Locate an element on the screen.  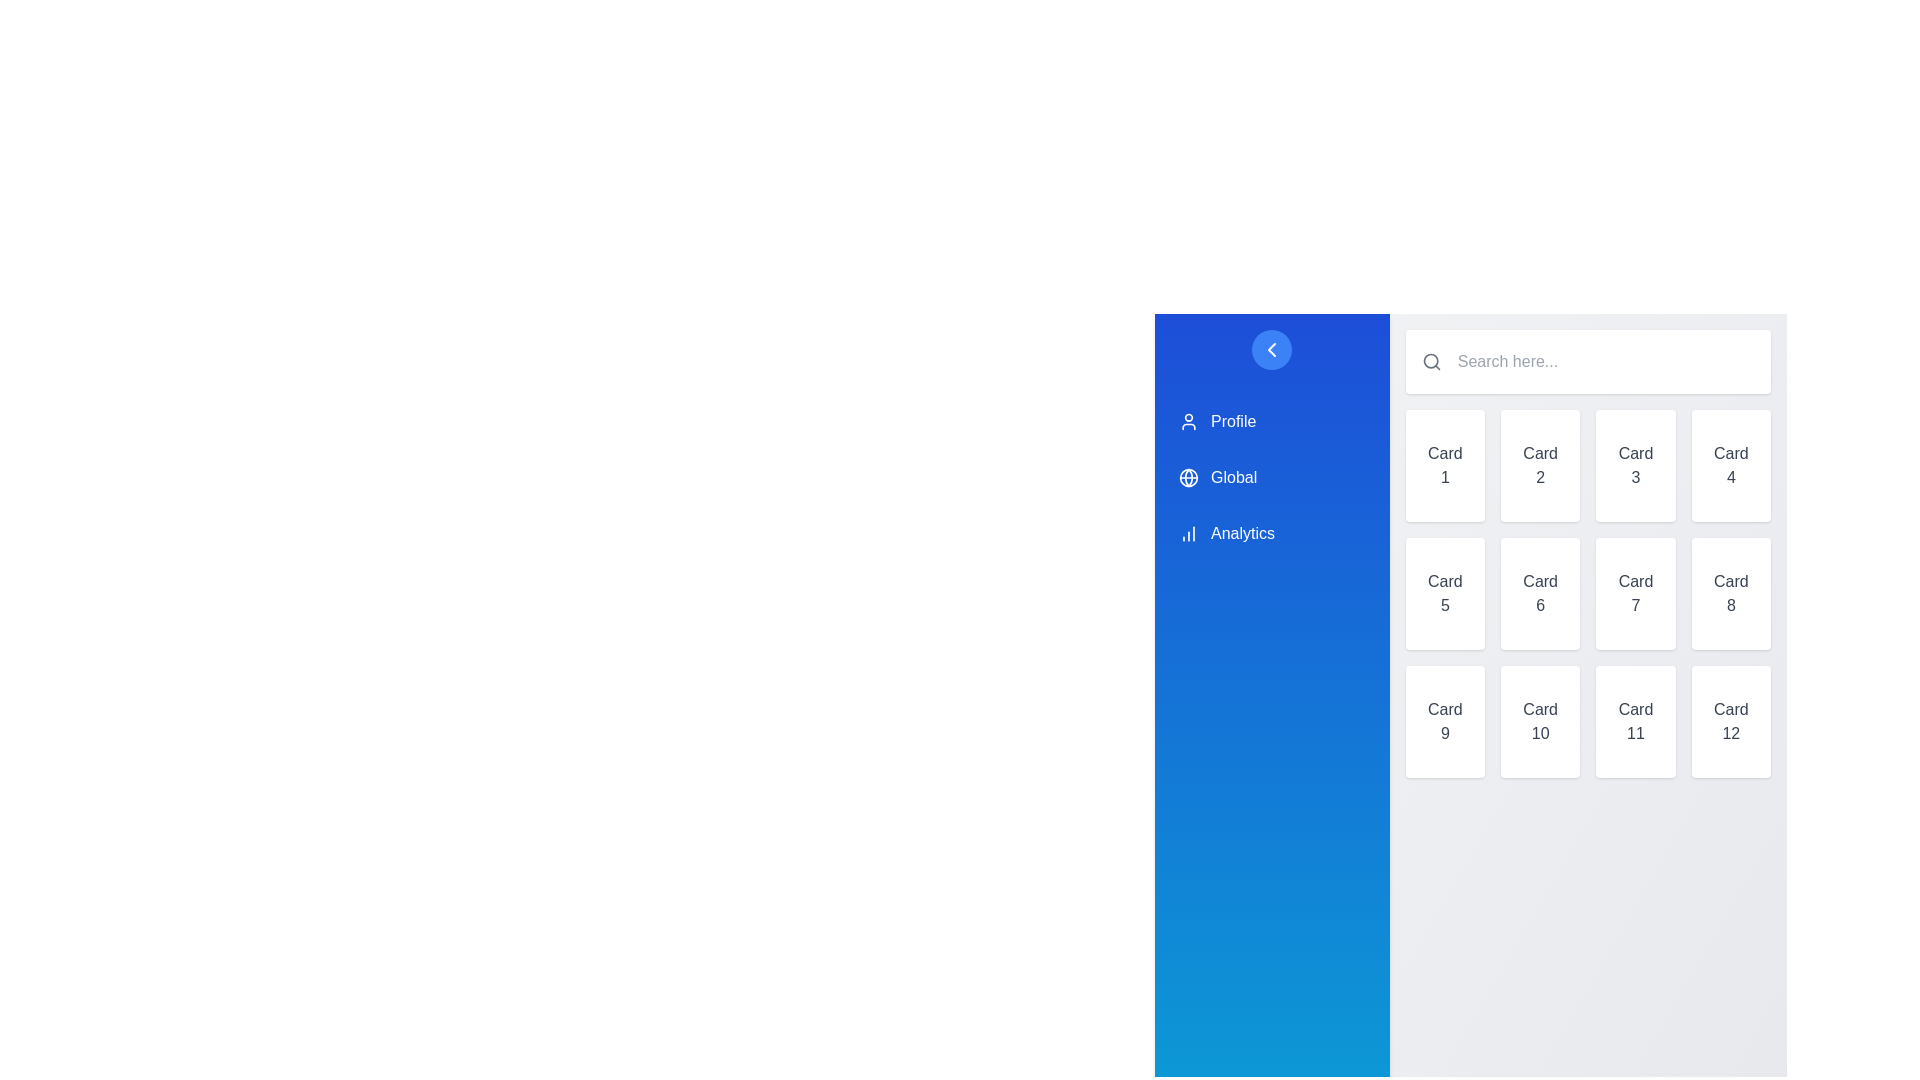
the navigation menu item labeled Global is located at coordinates (1271, 478).